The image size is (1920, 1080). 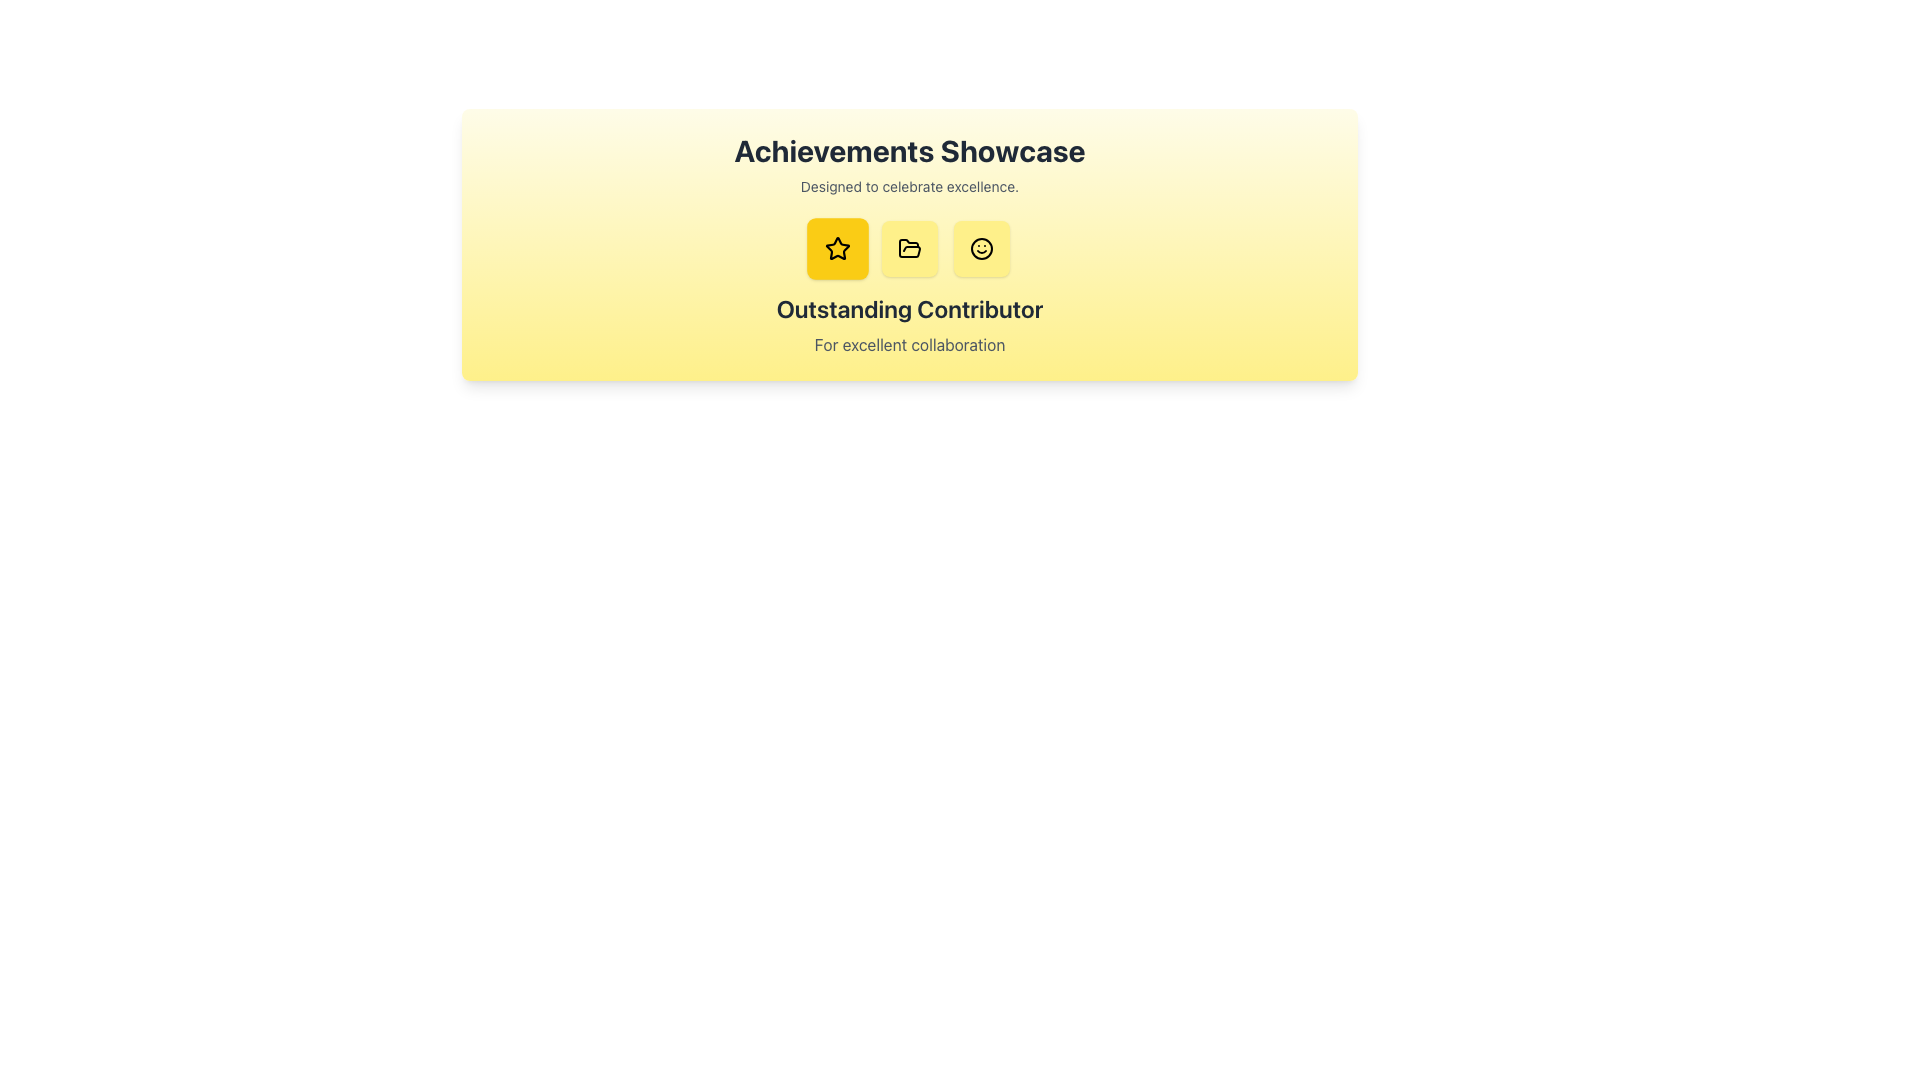 What do you see at coordinates (838, 246) in the screenshot?
I see `the rounded yellow button with a black outlined star icon located in the 'Achievements Showcase' section, positioned to the left of the folder icon and the smiley face icon` at bounding box center [838, 246].